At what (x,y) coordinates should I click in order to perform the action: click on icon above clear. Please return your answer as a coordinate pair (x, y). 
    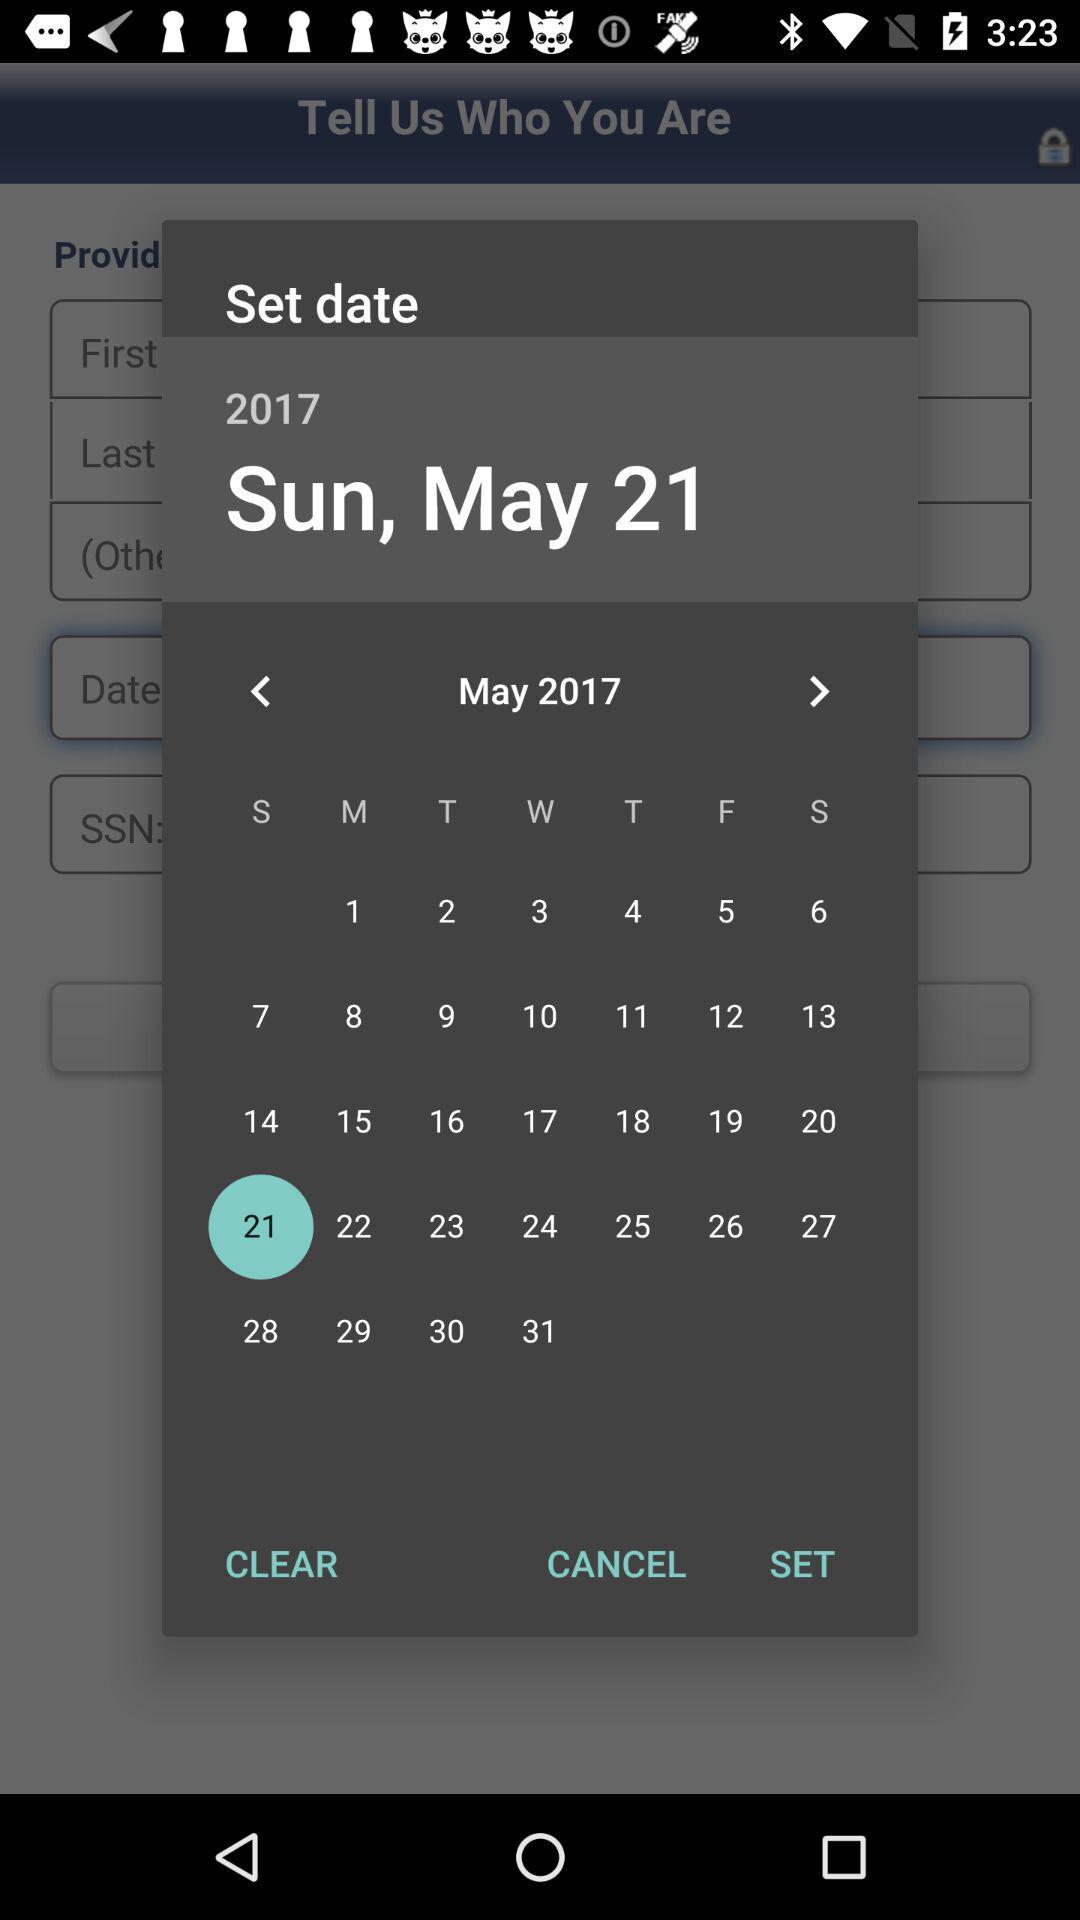
    Looking at the image, I should click on (260, 691).